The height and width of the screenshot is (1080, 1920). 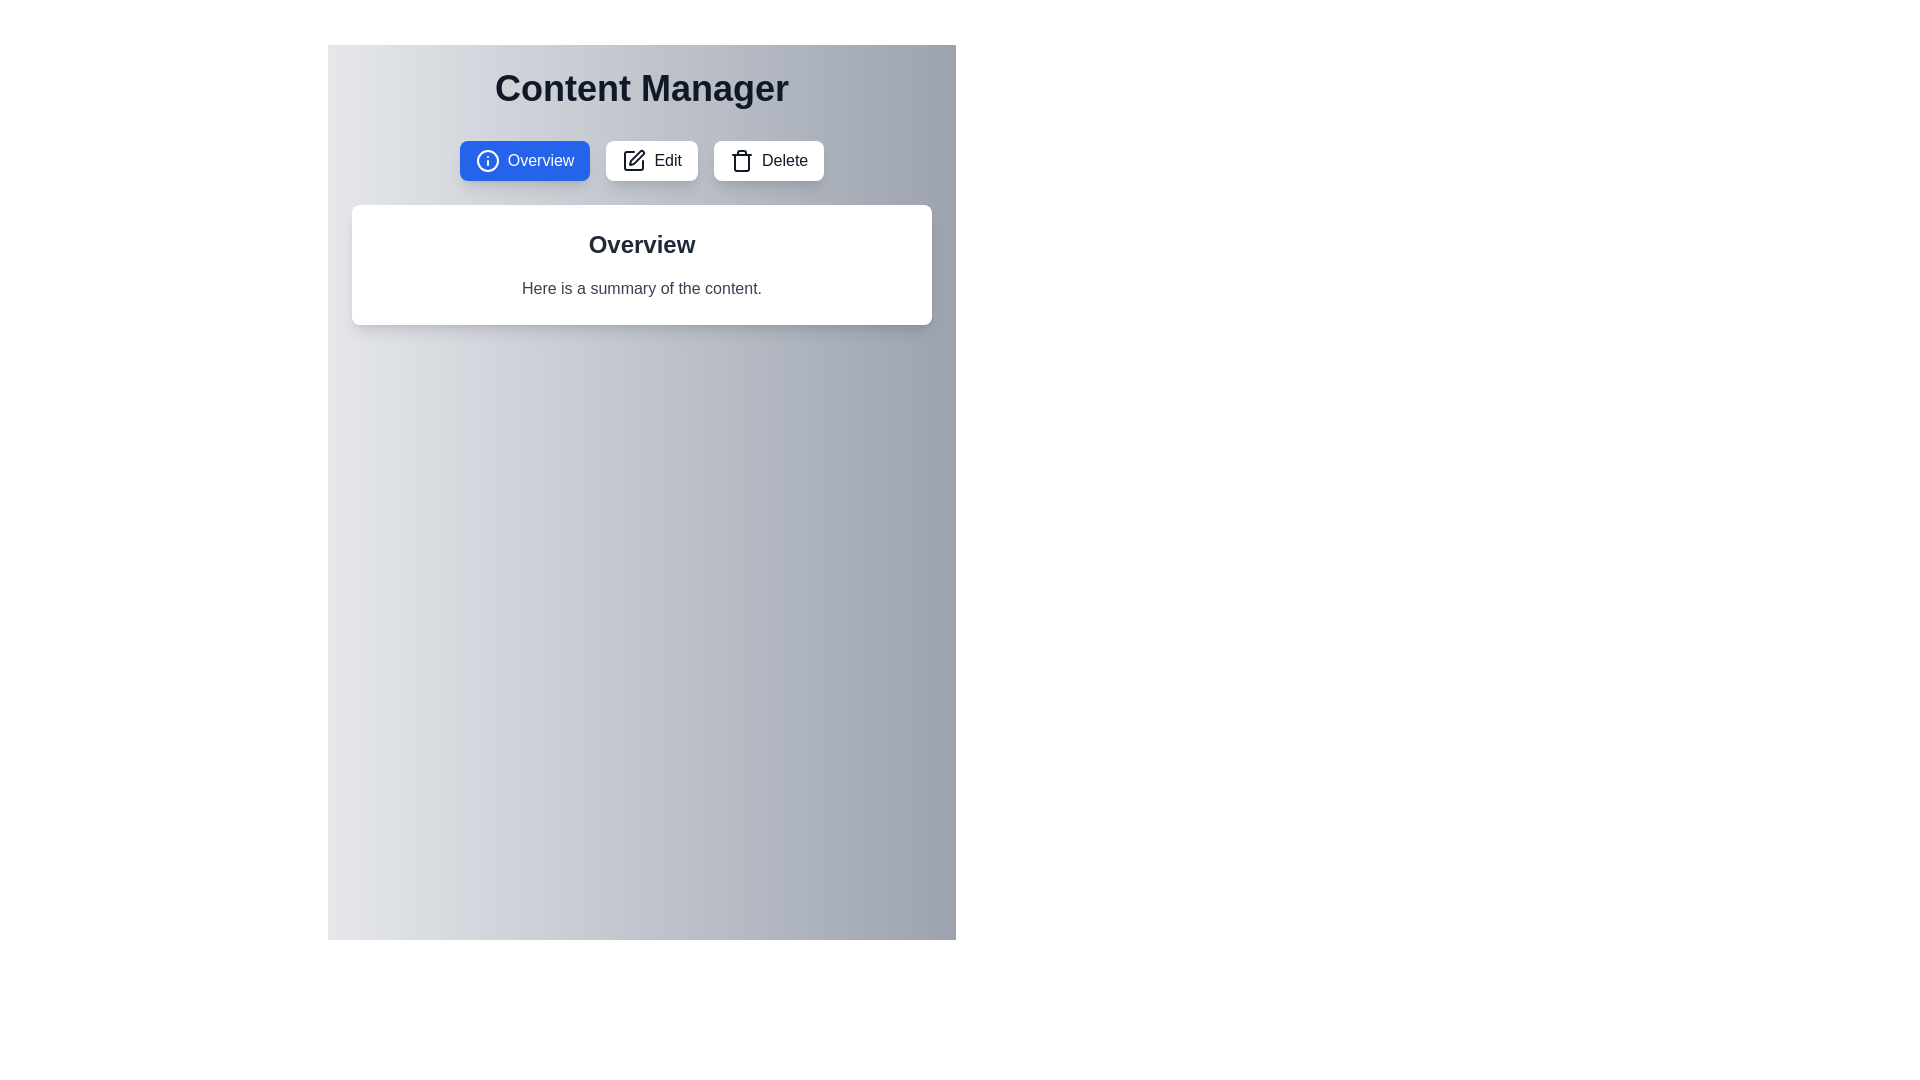 I want to click on the Delete button, so click(x=767, y=160).